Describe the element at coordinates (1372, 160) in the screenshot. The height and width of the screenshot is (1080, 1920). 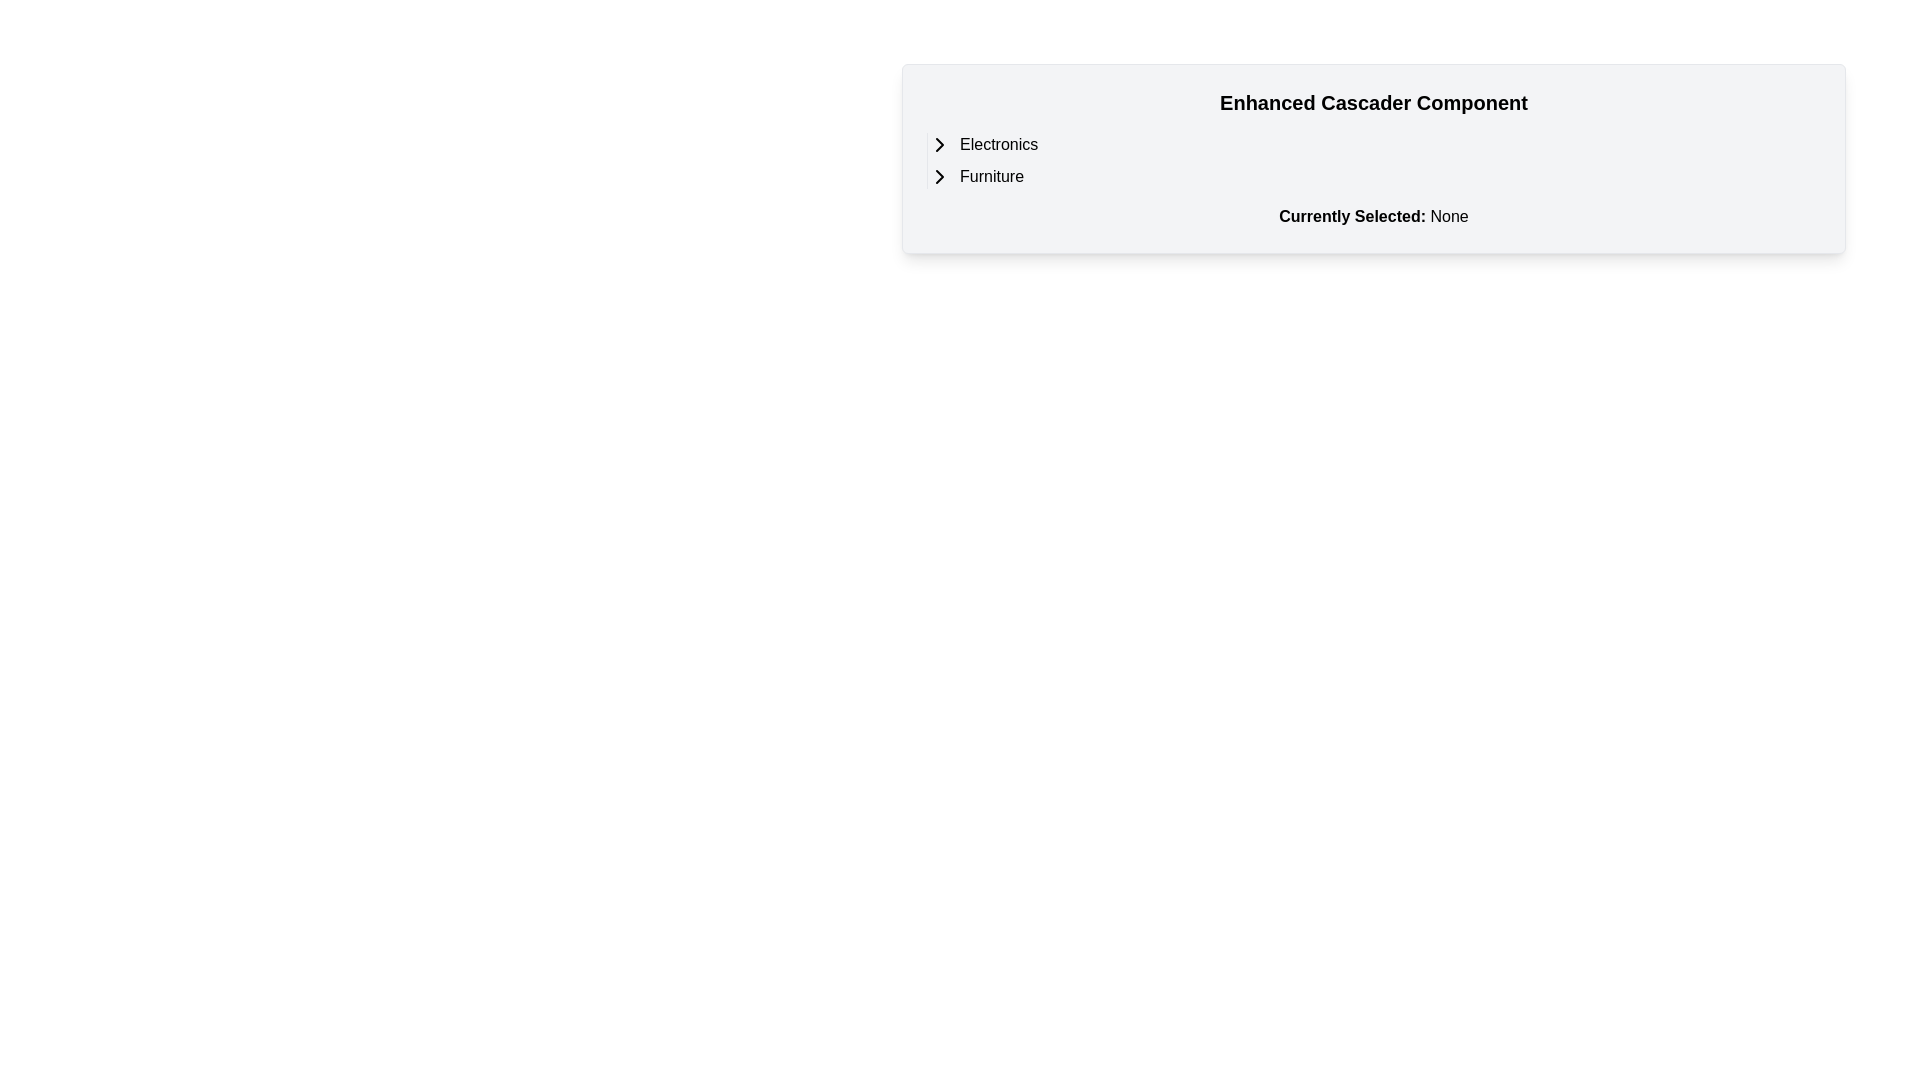
I see `the 'Electronics' and 'Furniture' category list` at that location.